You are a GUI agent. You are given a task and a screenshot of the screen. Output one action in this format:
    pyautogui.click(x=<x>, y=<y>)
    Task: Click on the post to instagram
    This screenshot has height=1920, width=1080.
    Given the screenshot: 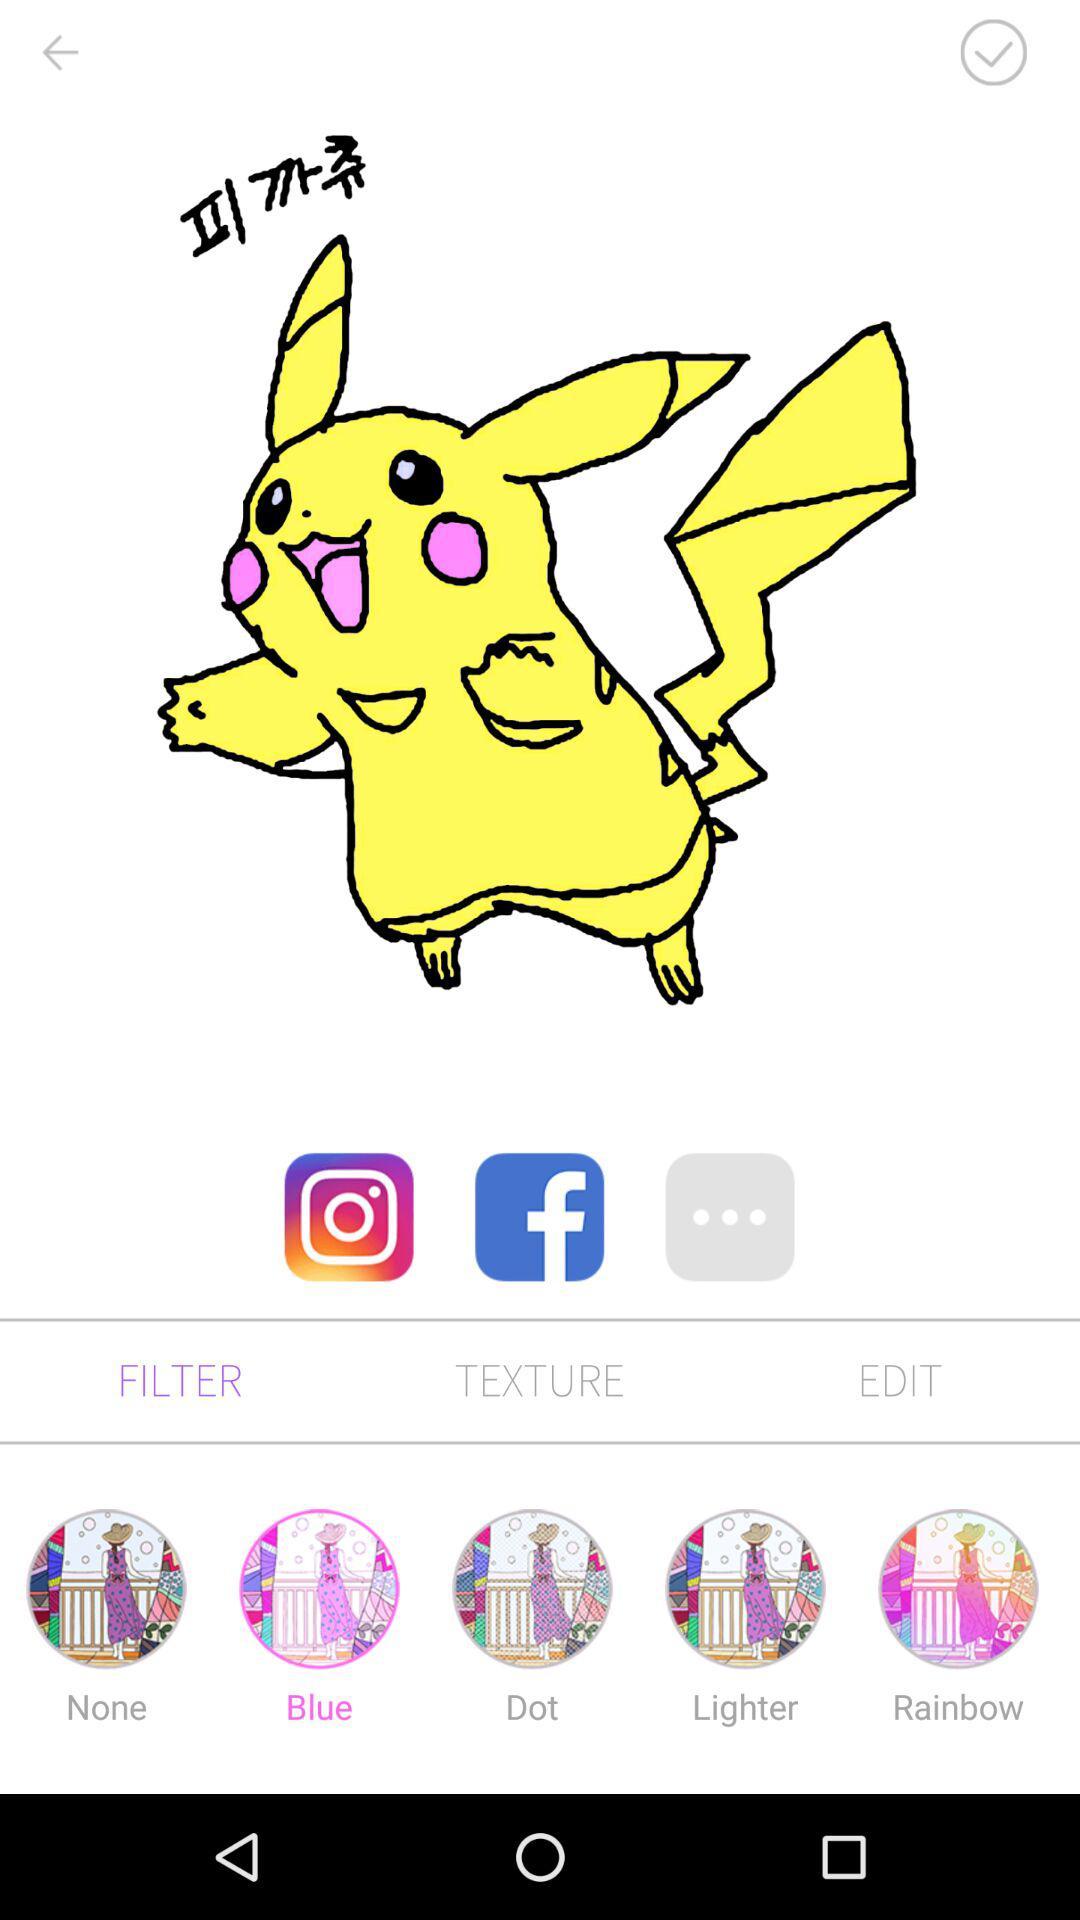 What is the action you would take?
    pyautogui.click(x=348, y=1216)
    